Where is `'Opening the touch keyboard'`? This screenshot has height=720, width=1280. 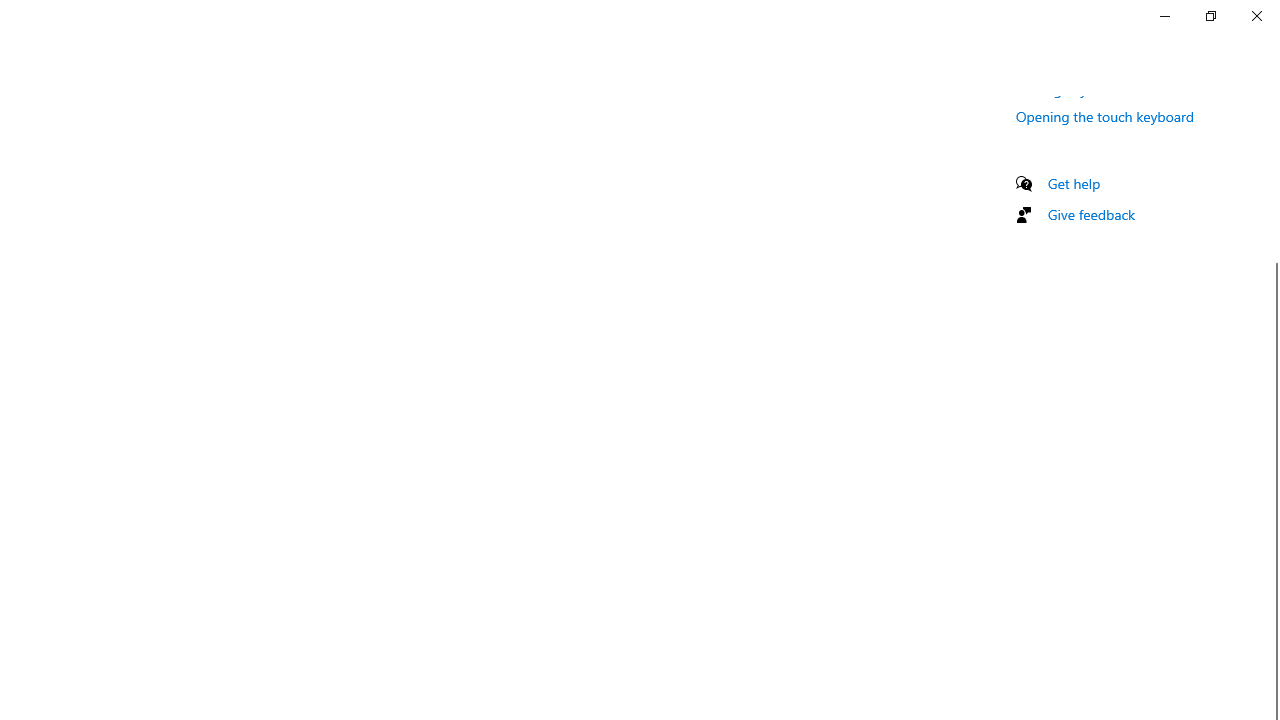 'Opening the touch keyboard' is located at coordinates (1104, 116).